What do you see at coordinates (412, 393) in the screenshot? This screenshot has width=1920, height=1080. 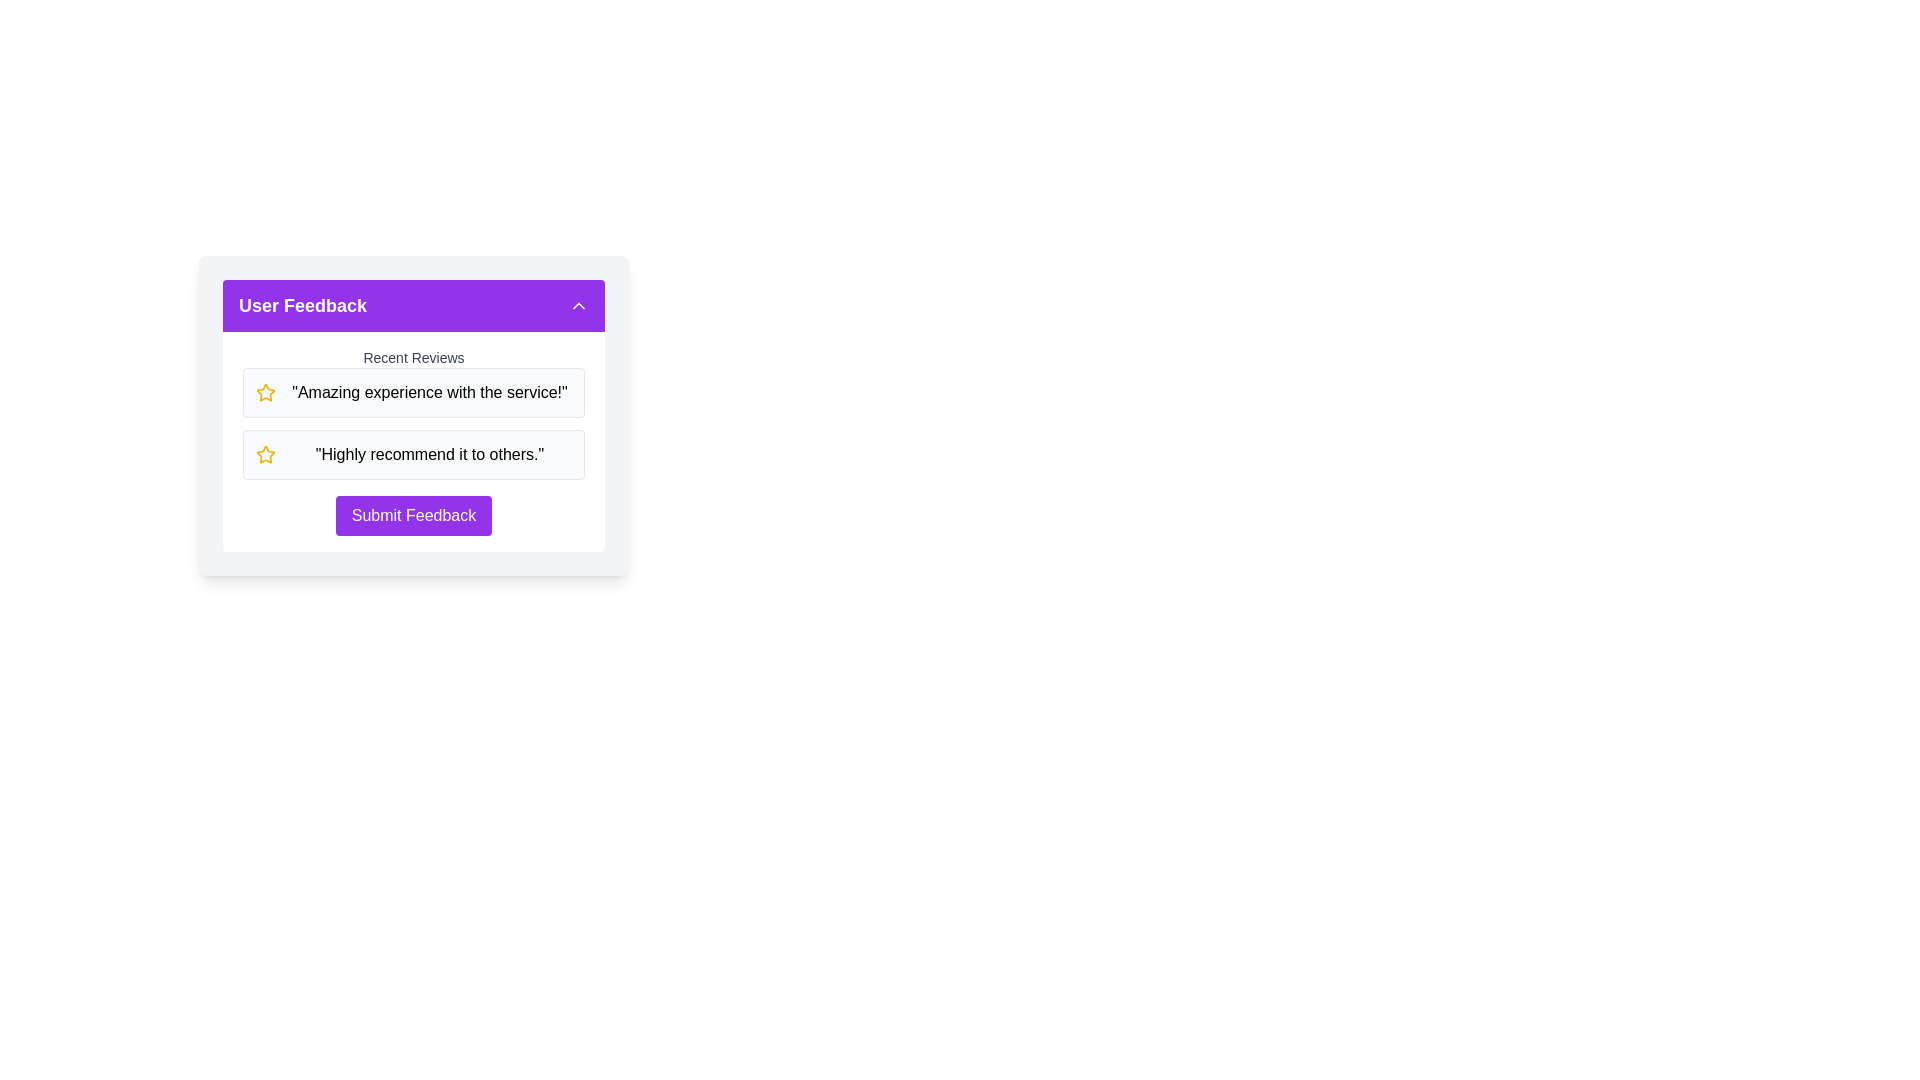 I see `the first review item in the 'Recent Reviews' section, which contains a yellow star icon and the text 'Amazing experience with the service!'` at bounding box center [412, 393].